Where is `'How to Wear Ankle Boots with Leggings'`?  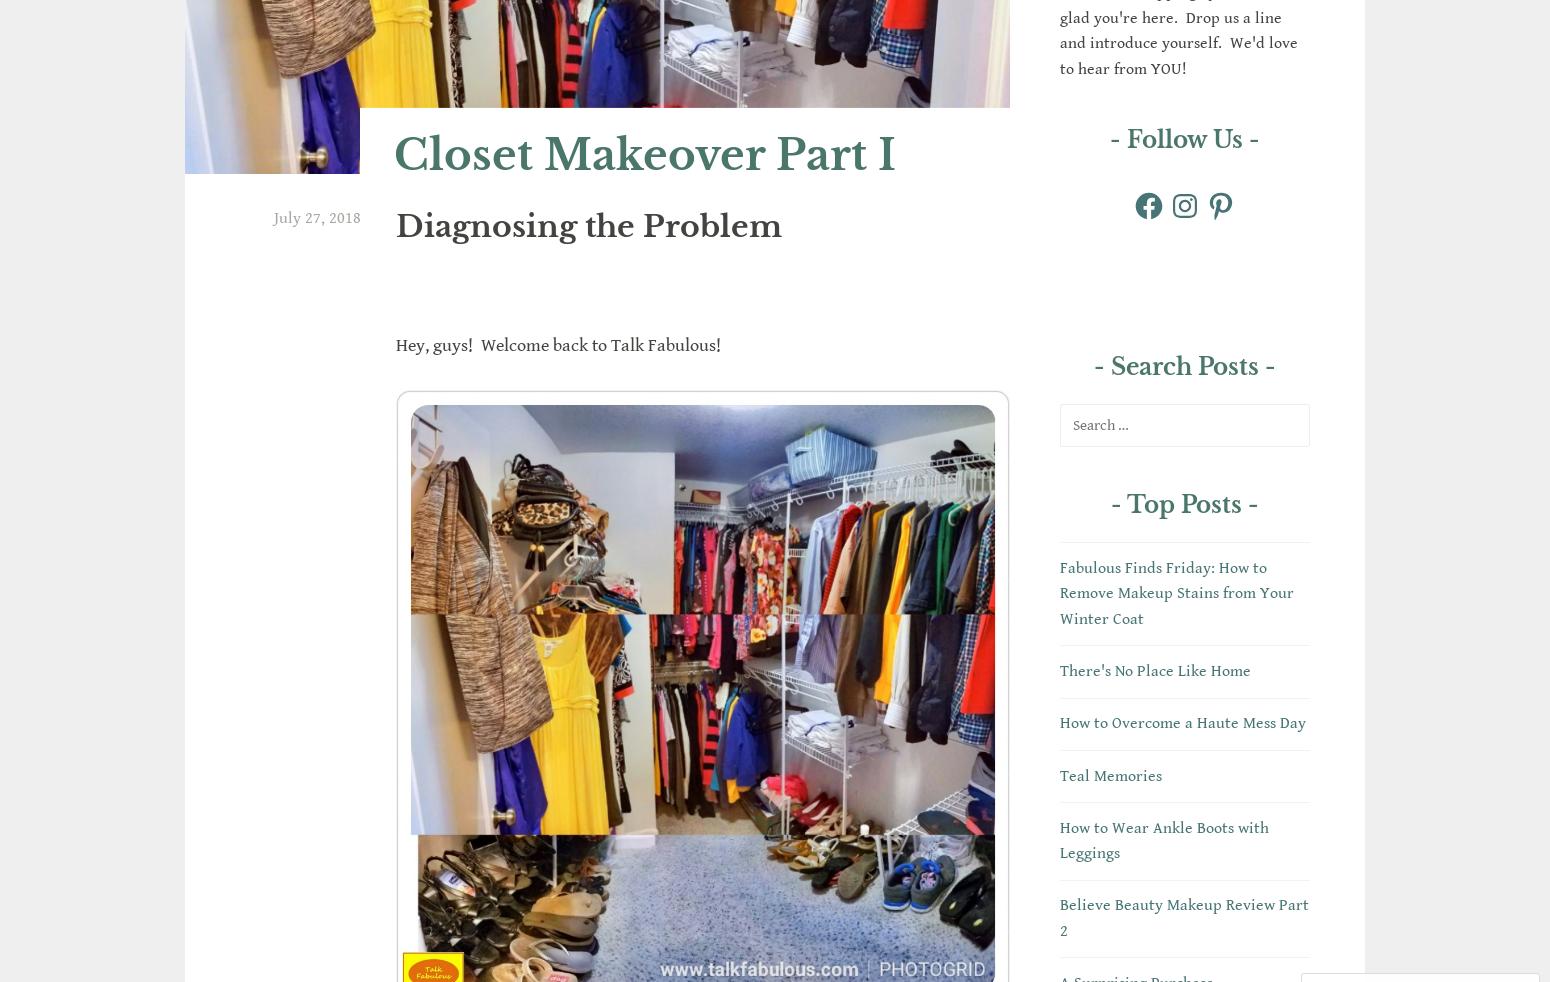
'How to Wear Ankle Boots with Leggings' is located at coordinates (1060, 840).